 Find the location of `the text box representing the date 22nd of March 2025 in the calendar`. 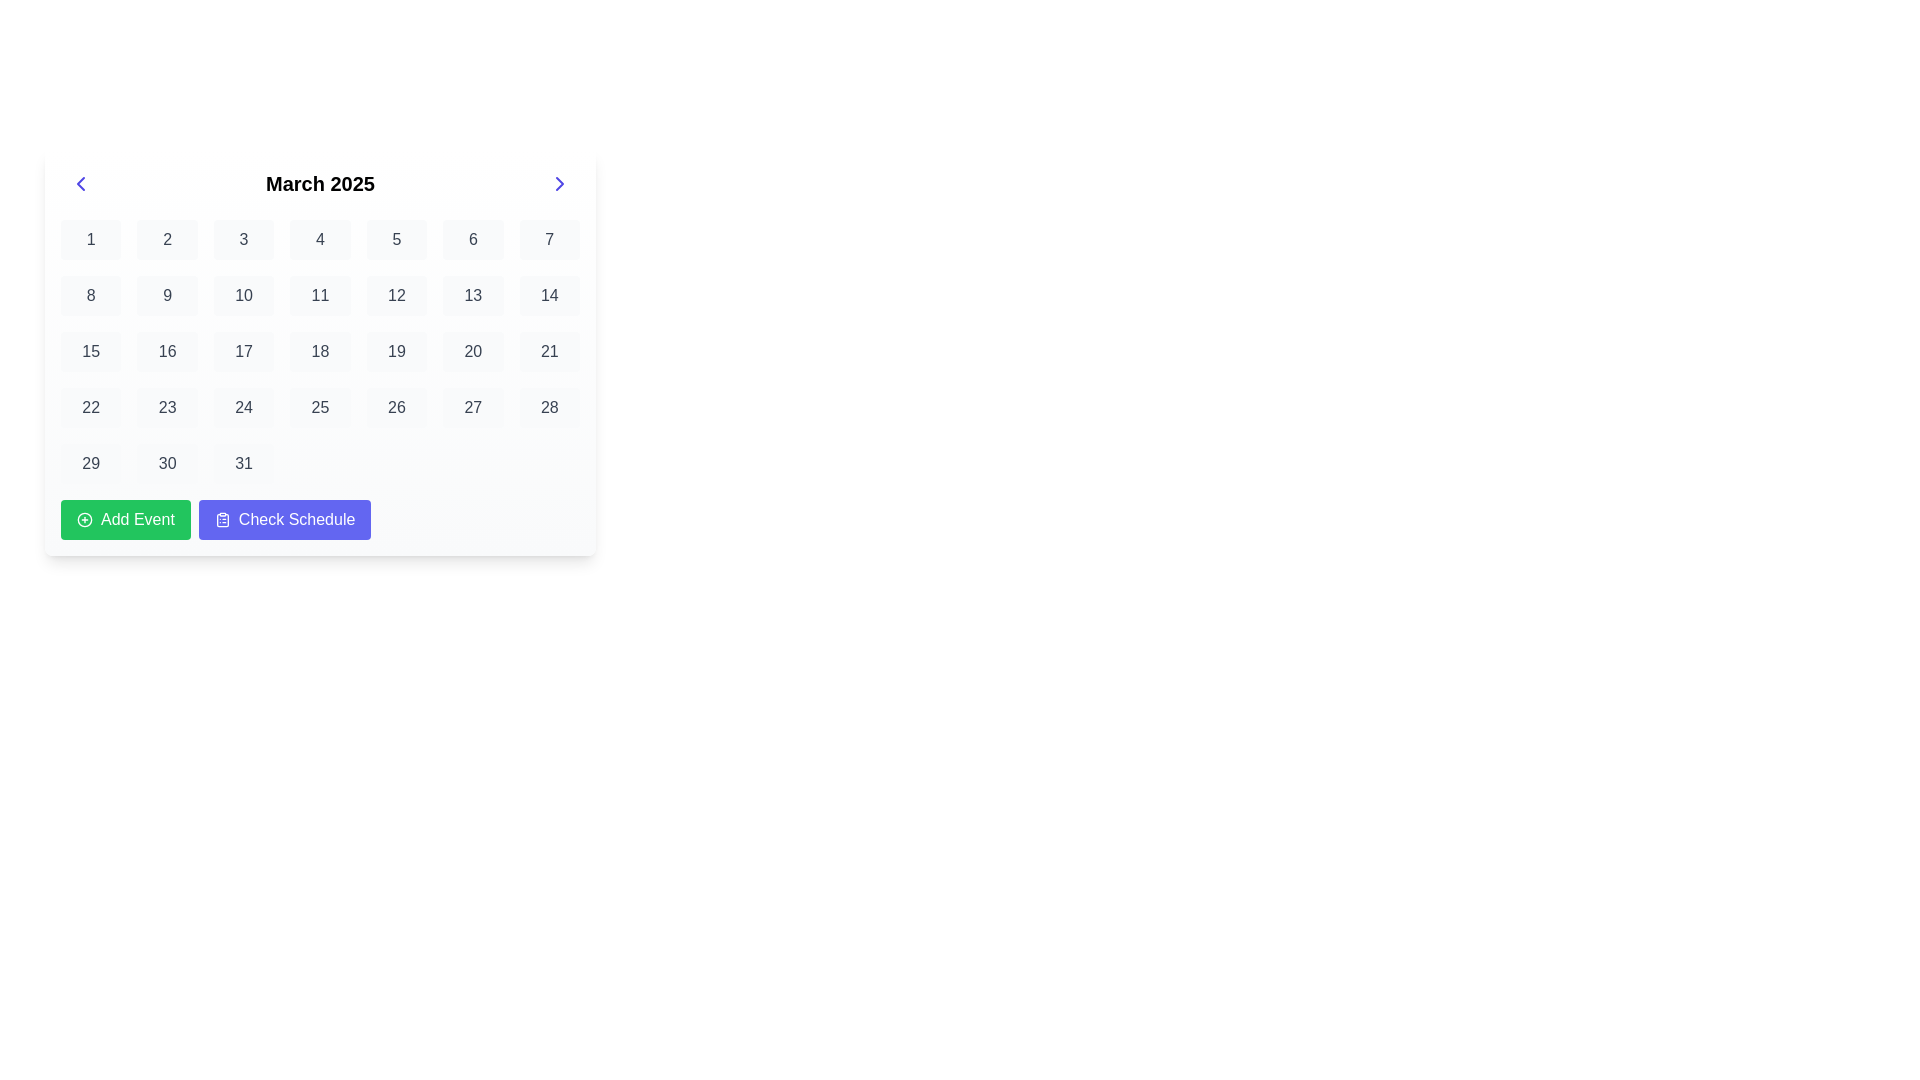

the text box representing the date 22nd of March 2025 in the calendar is located at coordinates (90, 407).